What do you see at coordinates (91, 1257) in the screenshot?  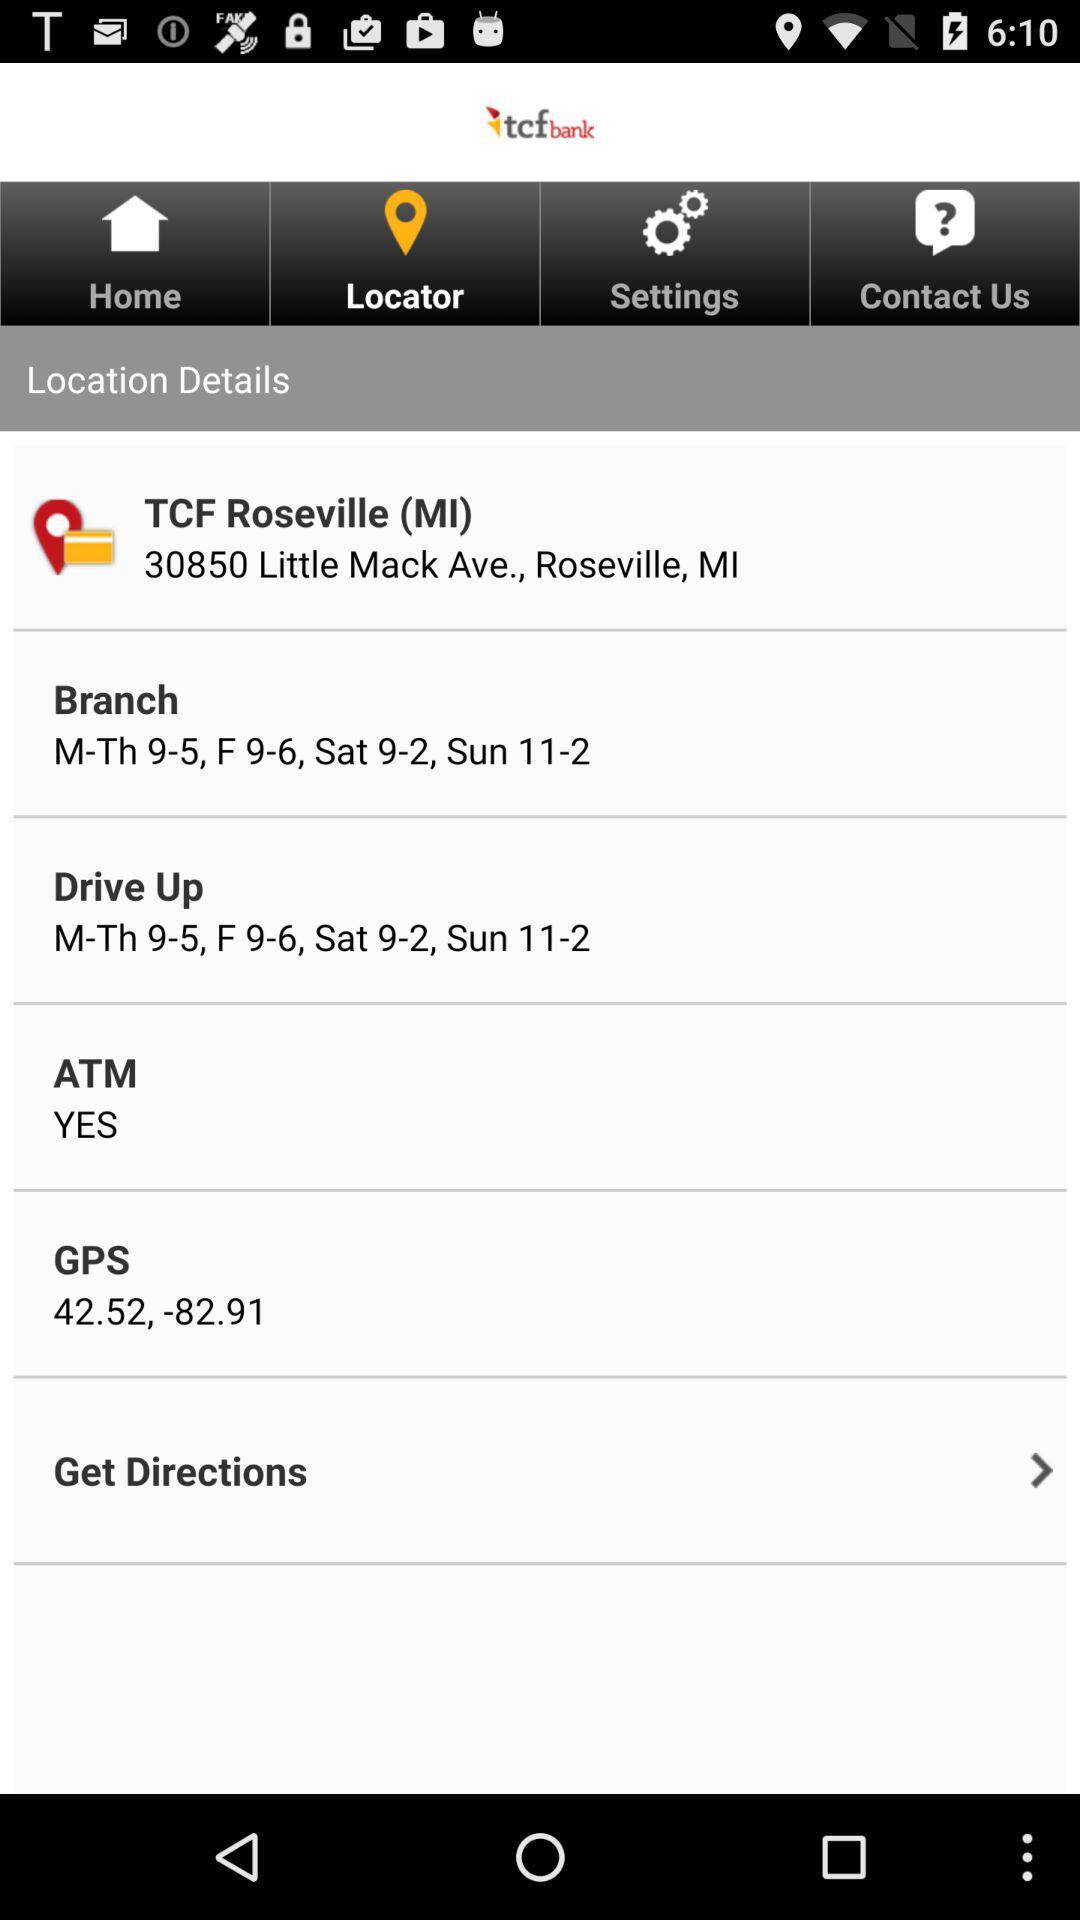 I see `the icon below yes icon` at bounding box center [91, 1257].